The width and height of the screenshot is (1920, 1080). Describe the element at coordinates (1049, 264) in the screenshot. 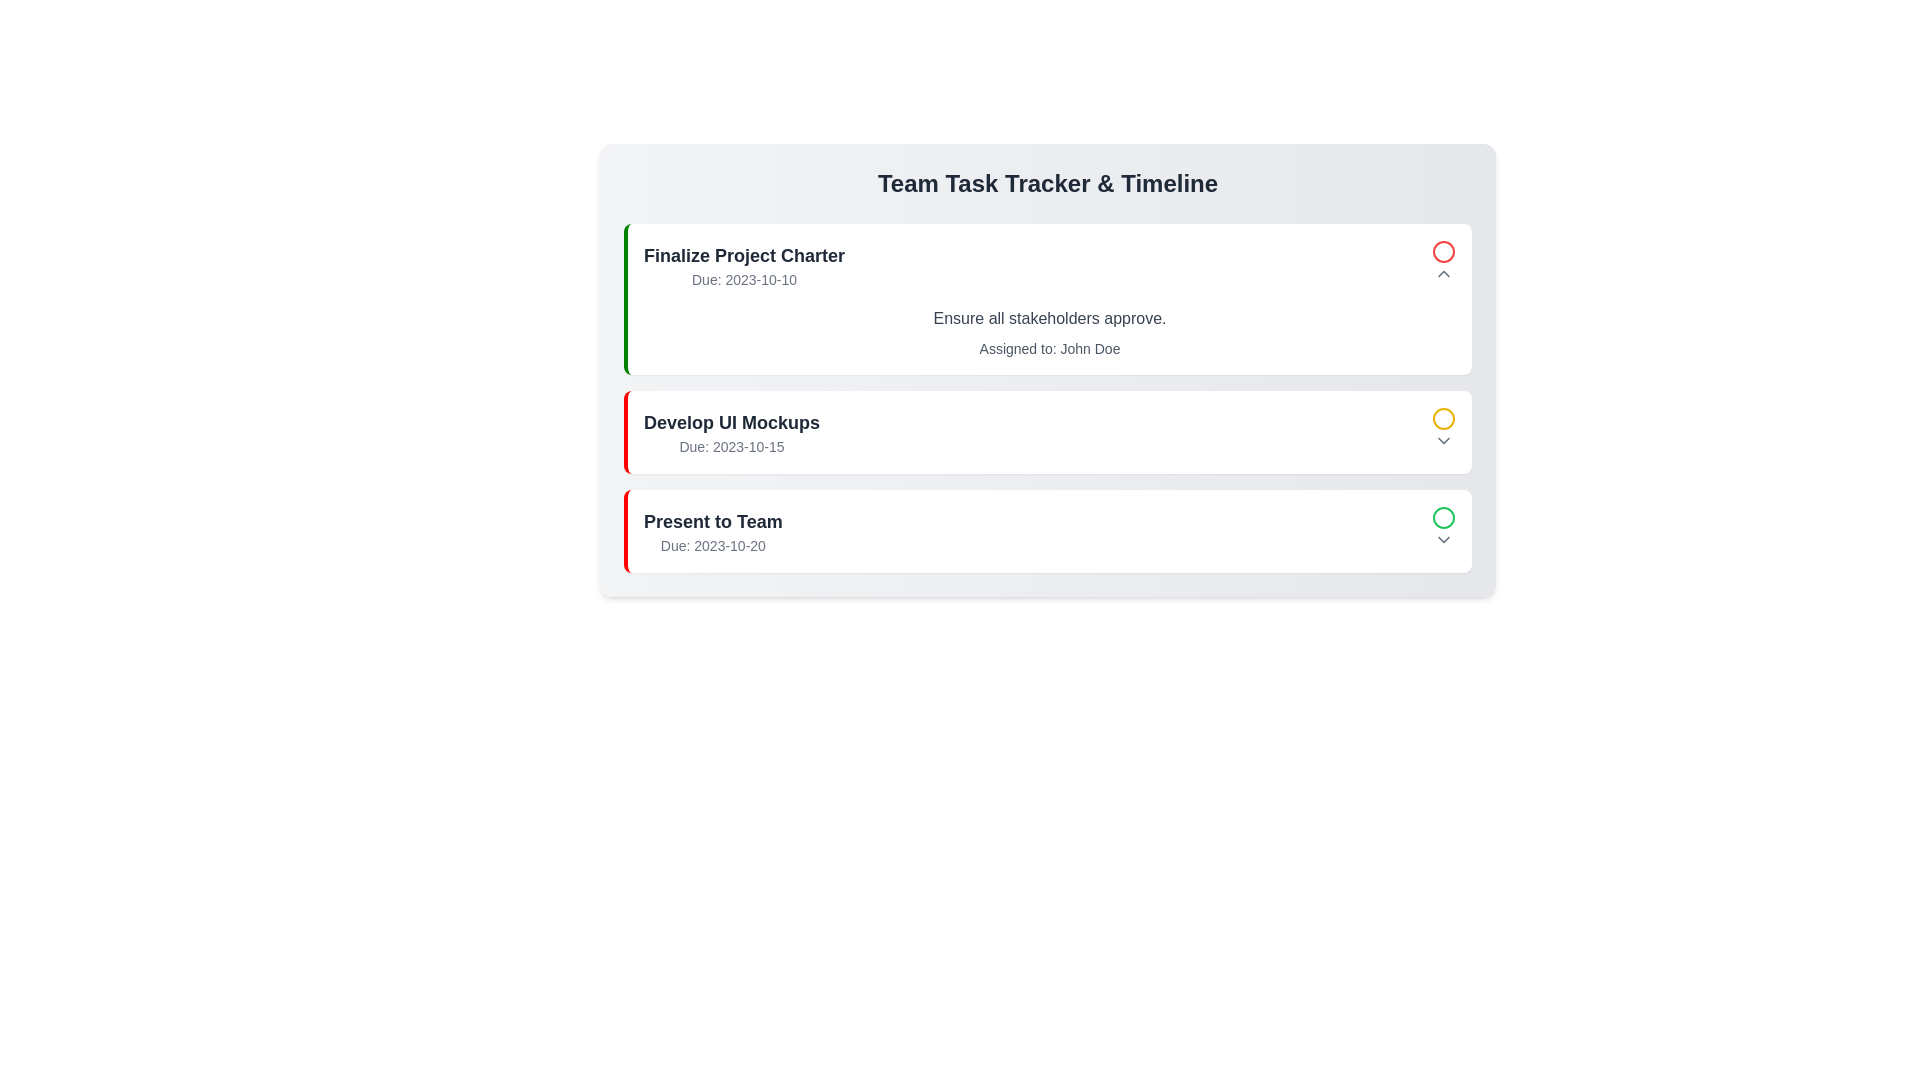

I see `the task labeled 'Finalize Project Charter'` at that location.